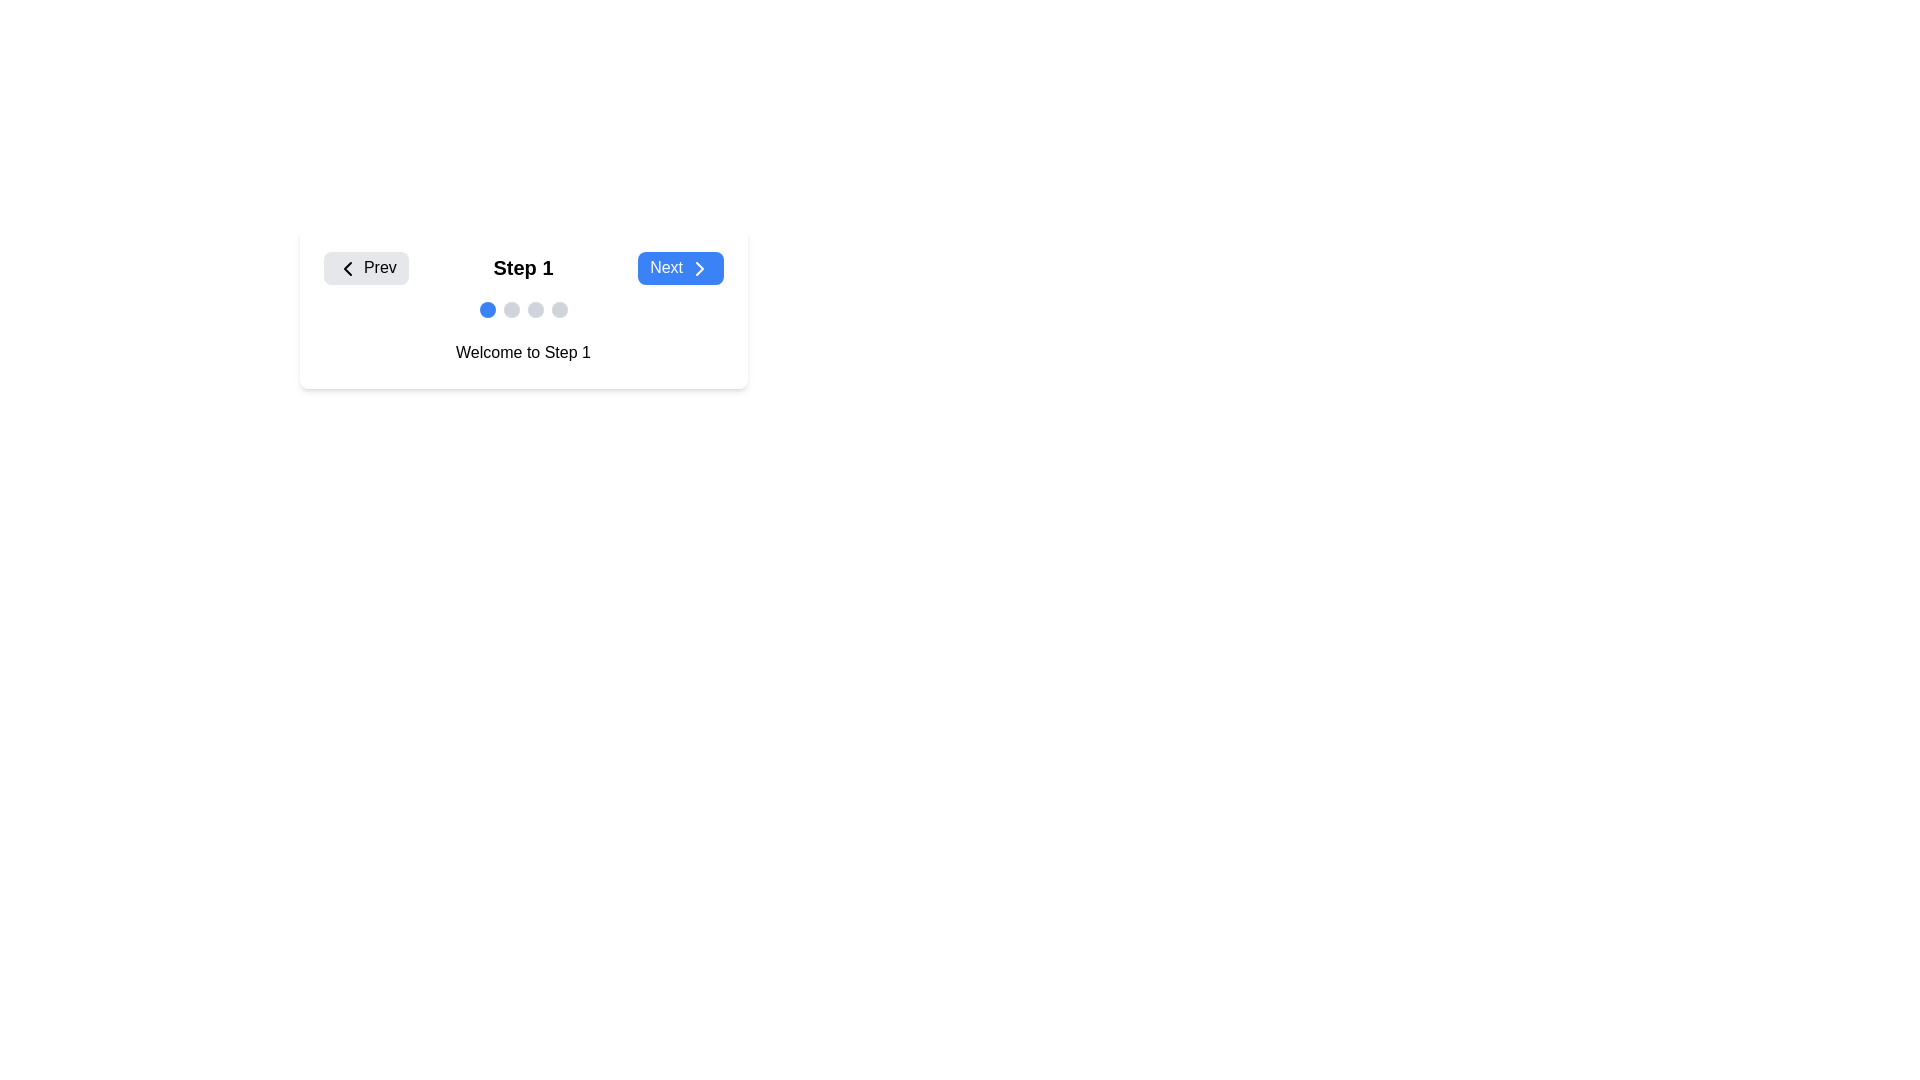 Image resolution: width=1920 pixels, height=1080 pixels. What do you see at coordinates (511, 309) in the screenshot?
I see `the second progress indicator dot, which visually represents the second step in a sequence, located beneath the text 'Step 1'` at bounding box center [511, 309].